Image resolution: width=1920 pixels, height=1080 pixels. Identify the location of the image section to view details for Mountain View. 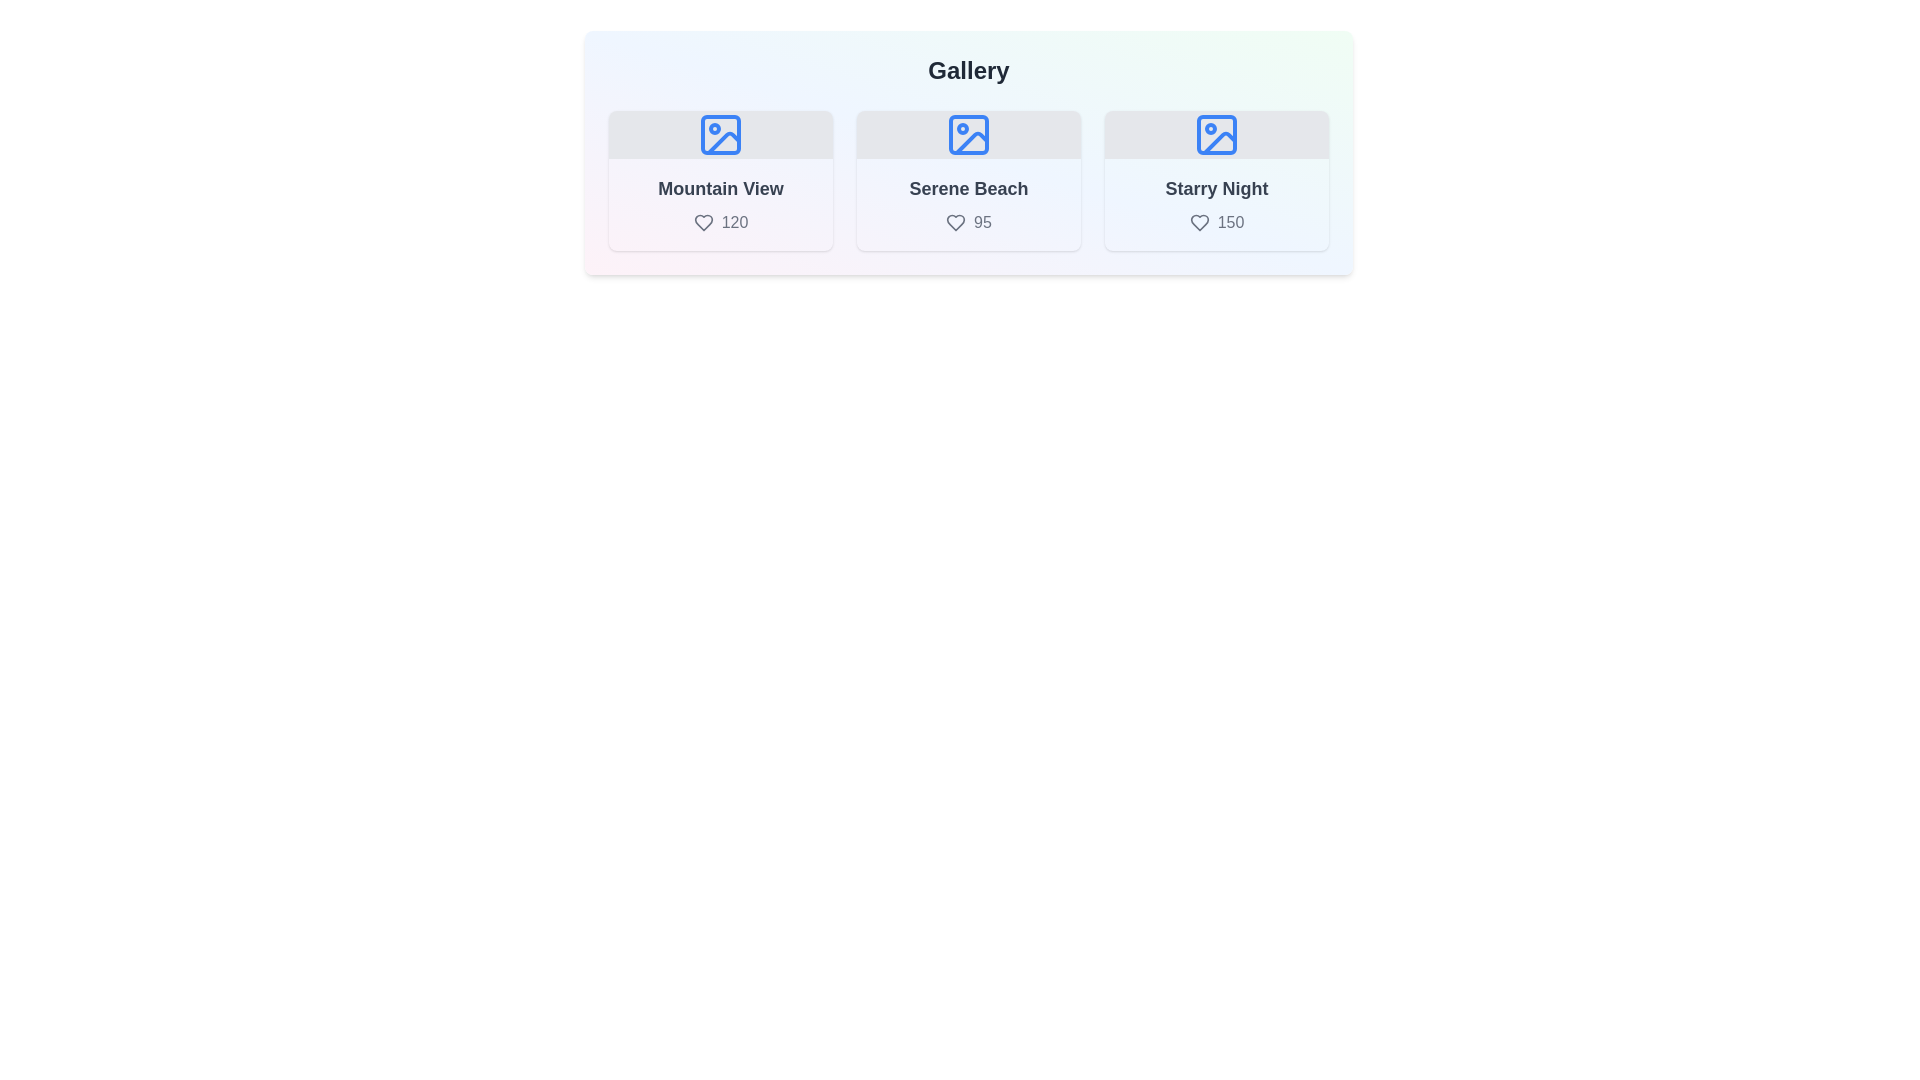
(720, 181).